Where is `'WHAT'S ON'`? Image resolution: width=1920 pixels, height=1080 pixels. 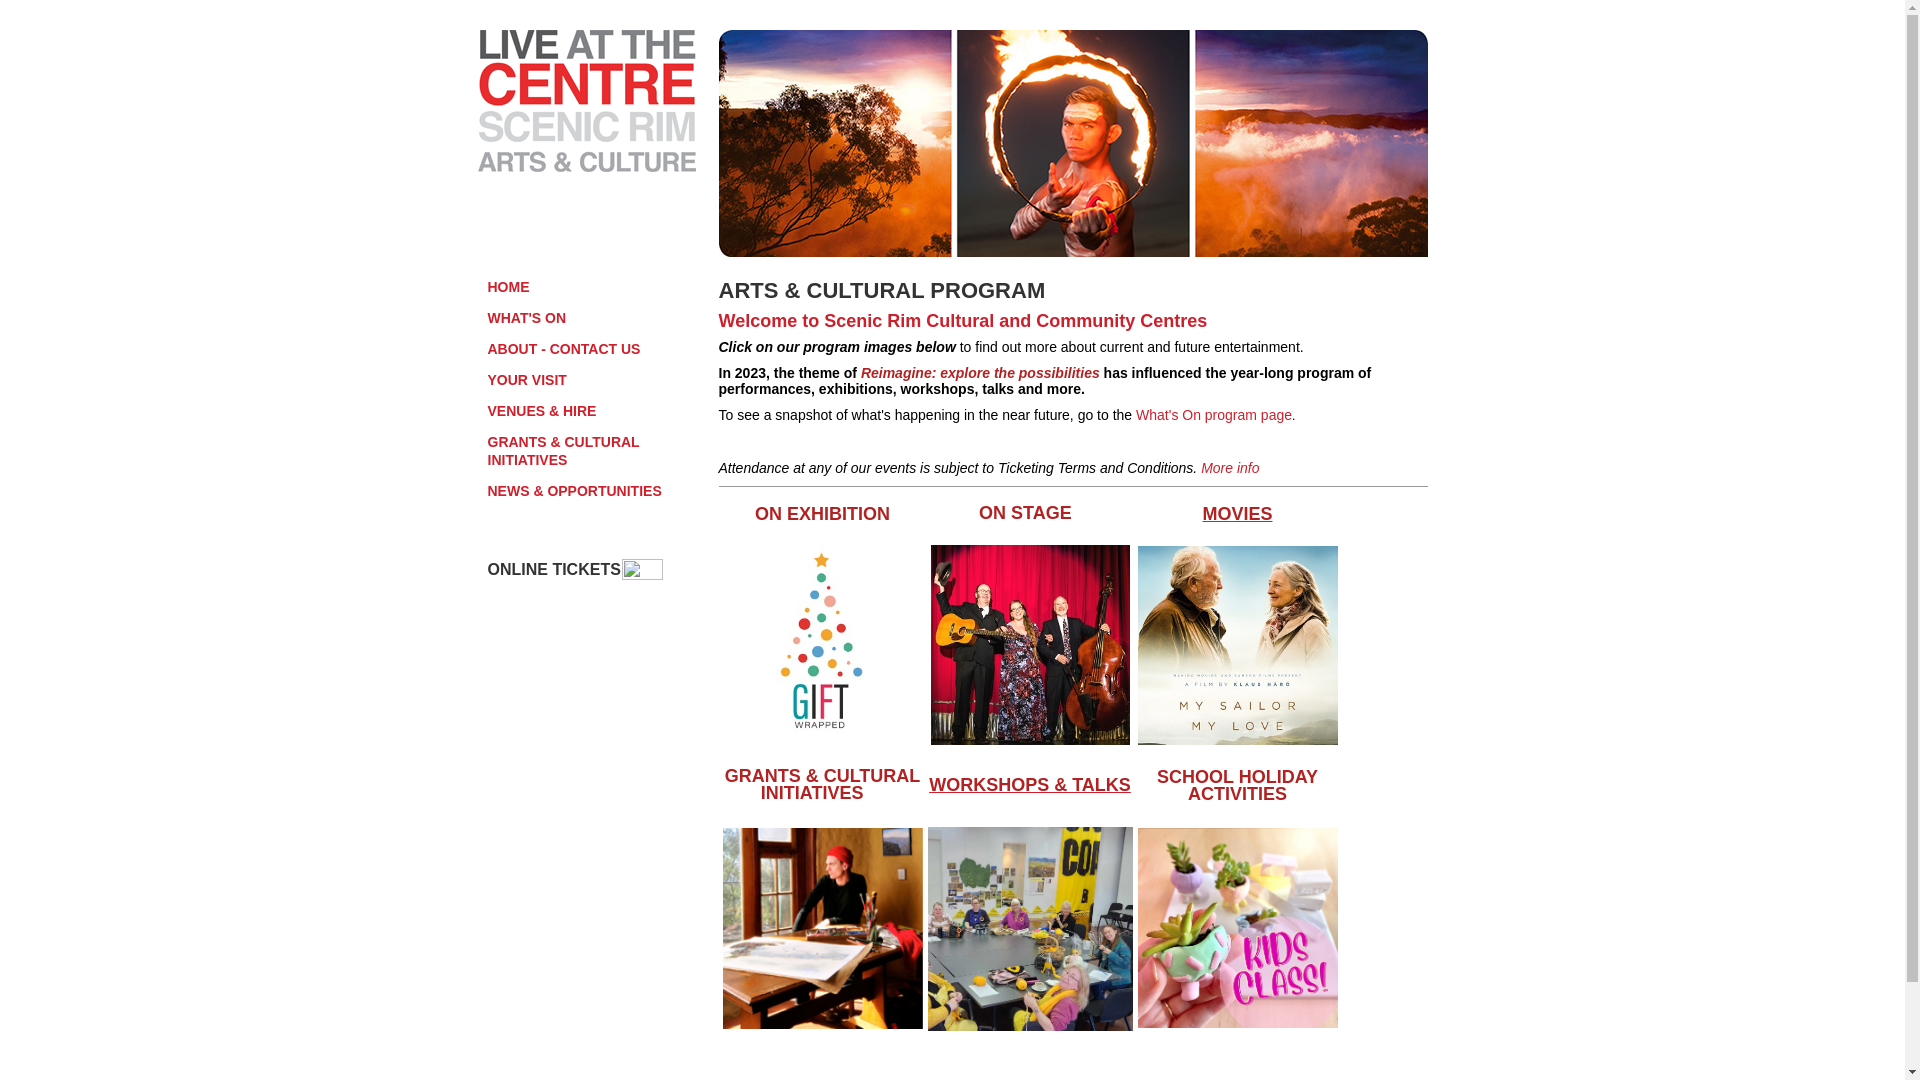 'WHAT'S ON' is located at coordinates (594, 316).